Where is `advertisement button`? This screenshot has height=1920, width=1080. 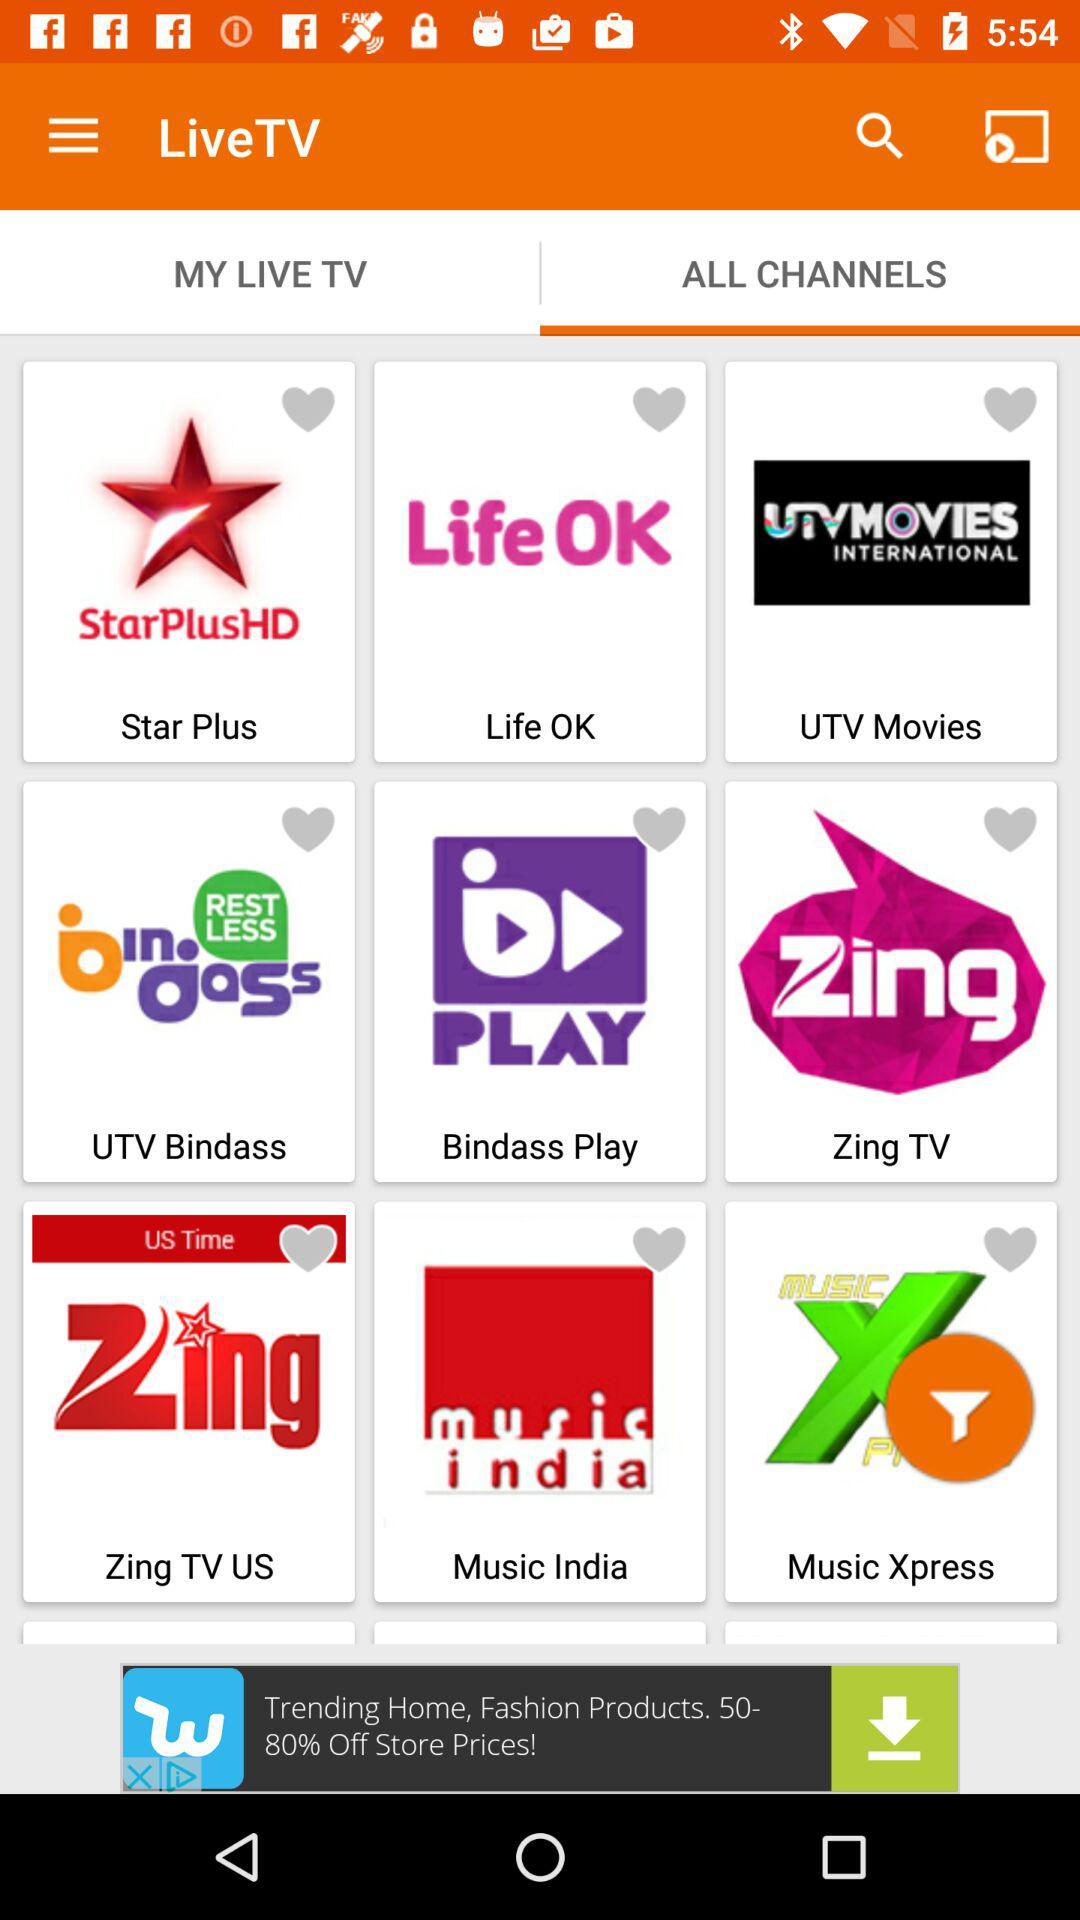 advertisement button is located at coordinates (540, 1727).